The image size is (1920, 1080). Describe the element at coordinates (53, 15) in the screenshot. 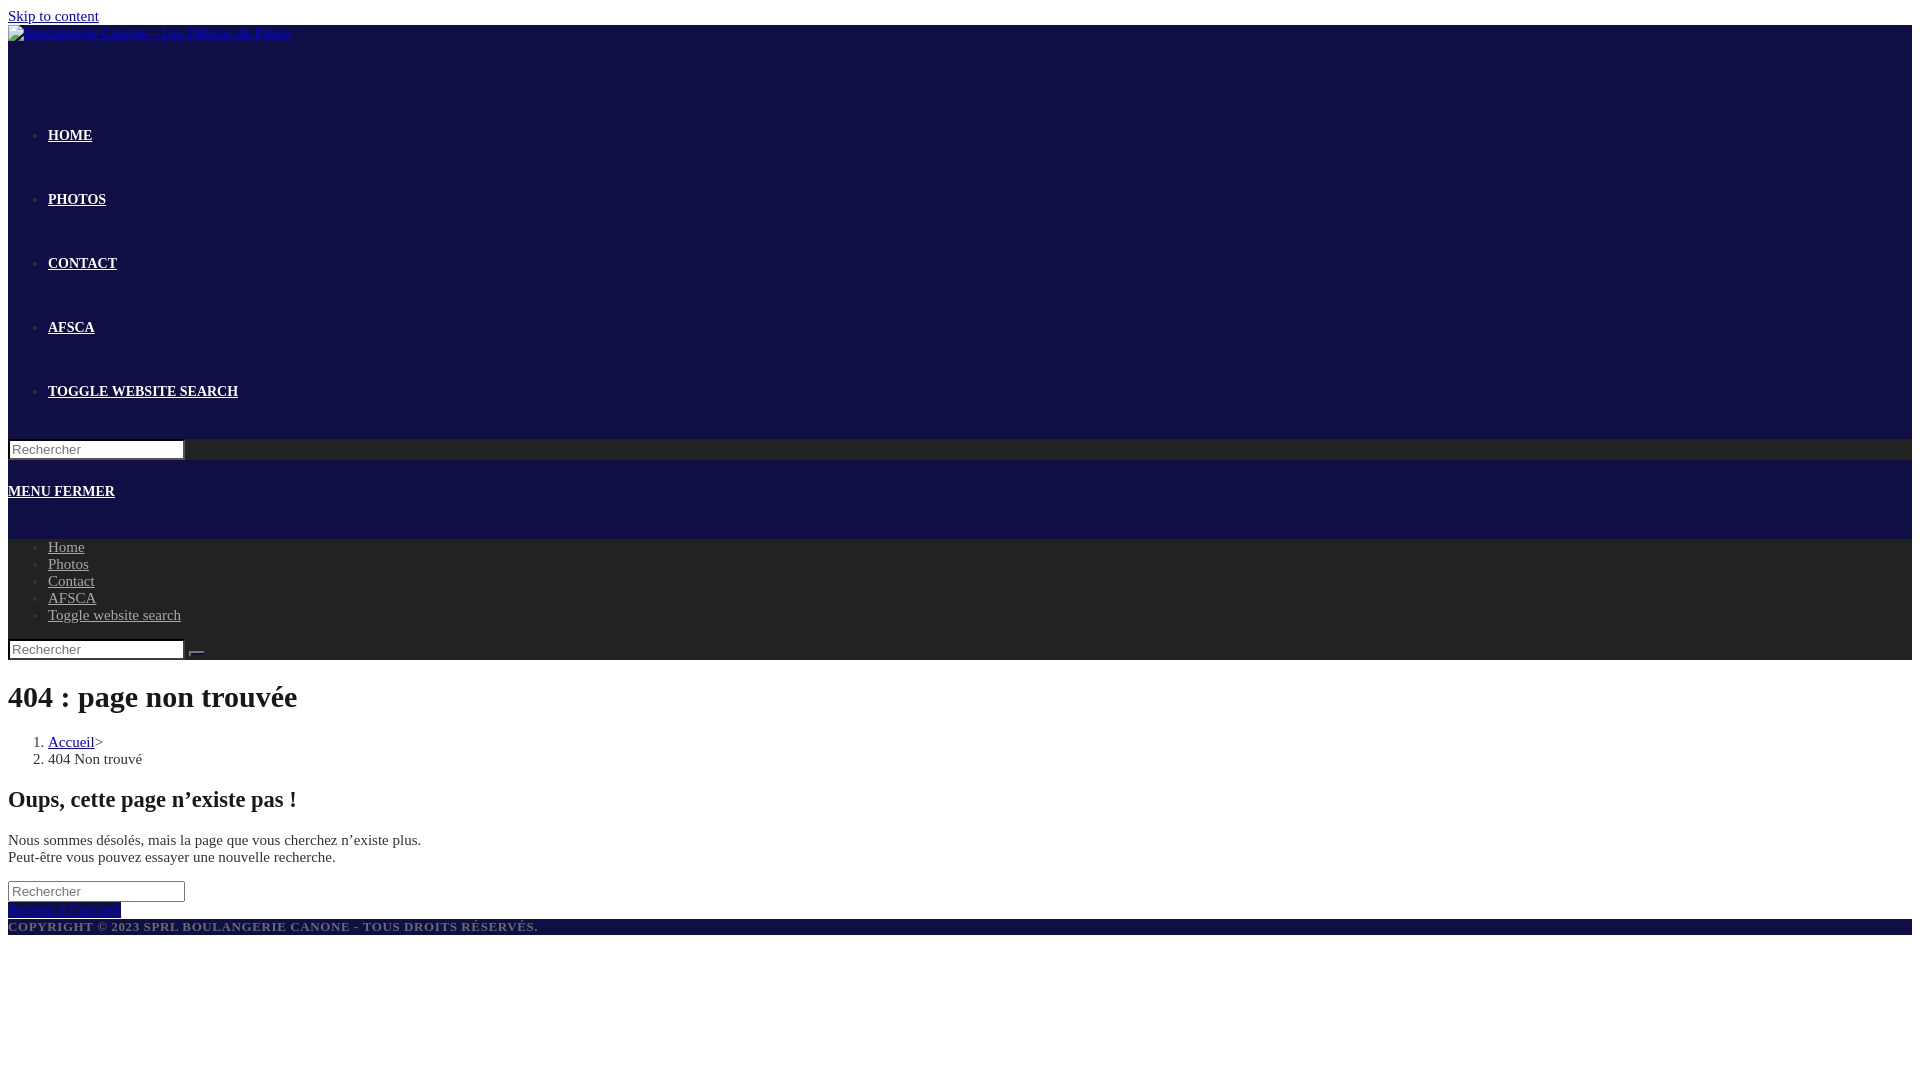

I see `'Skip to content'` at that location.